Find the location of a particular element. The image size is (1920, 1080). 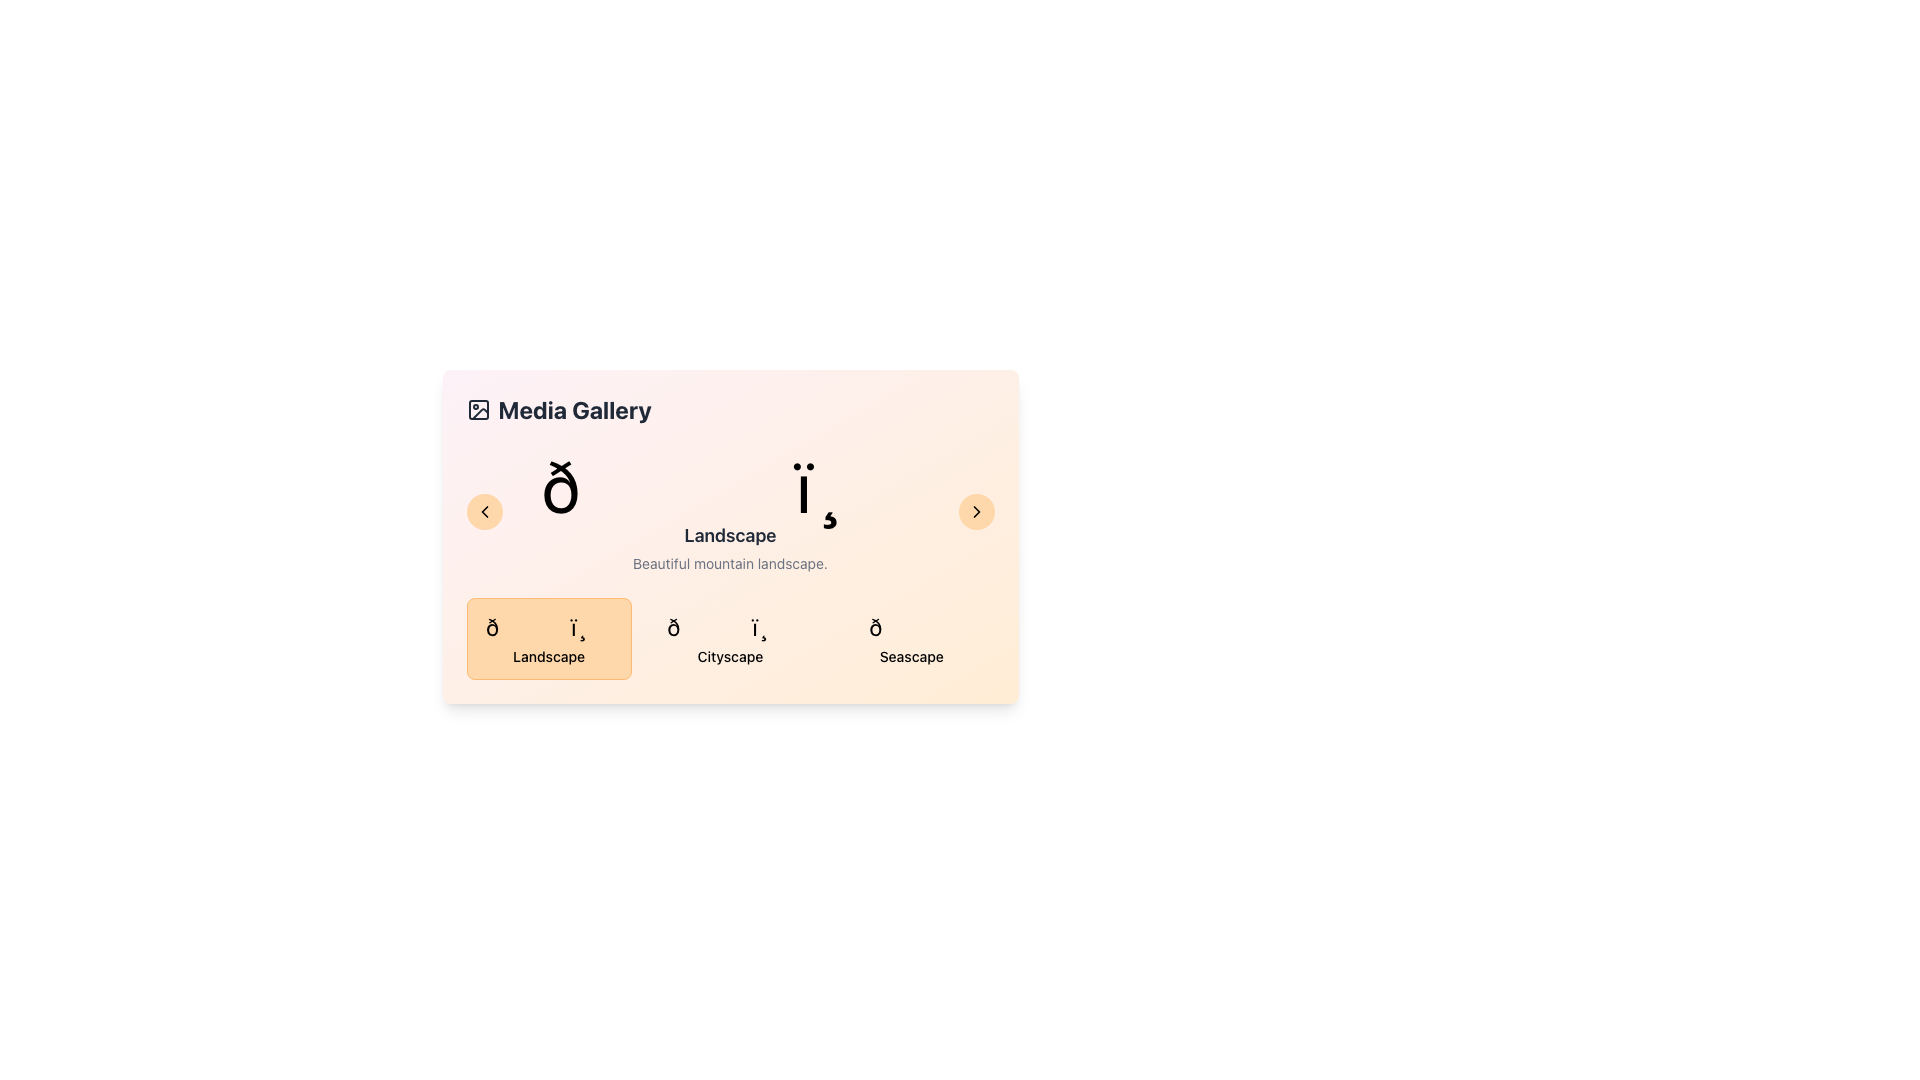

the Text Label that serves as a title for the landscape section, located centrally below the landscape icon and above the description text 'Beautiful mountain landscape.' is located at coordinates (729, 535).